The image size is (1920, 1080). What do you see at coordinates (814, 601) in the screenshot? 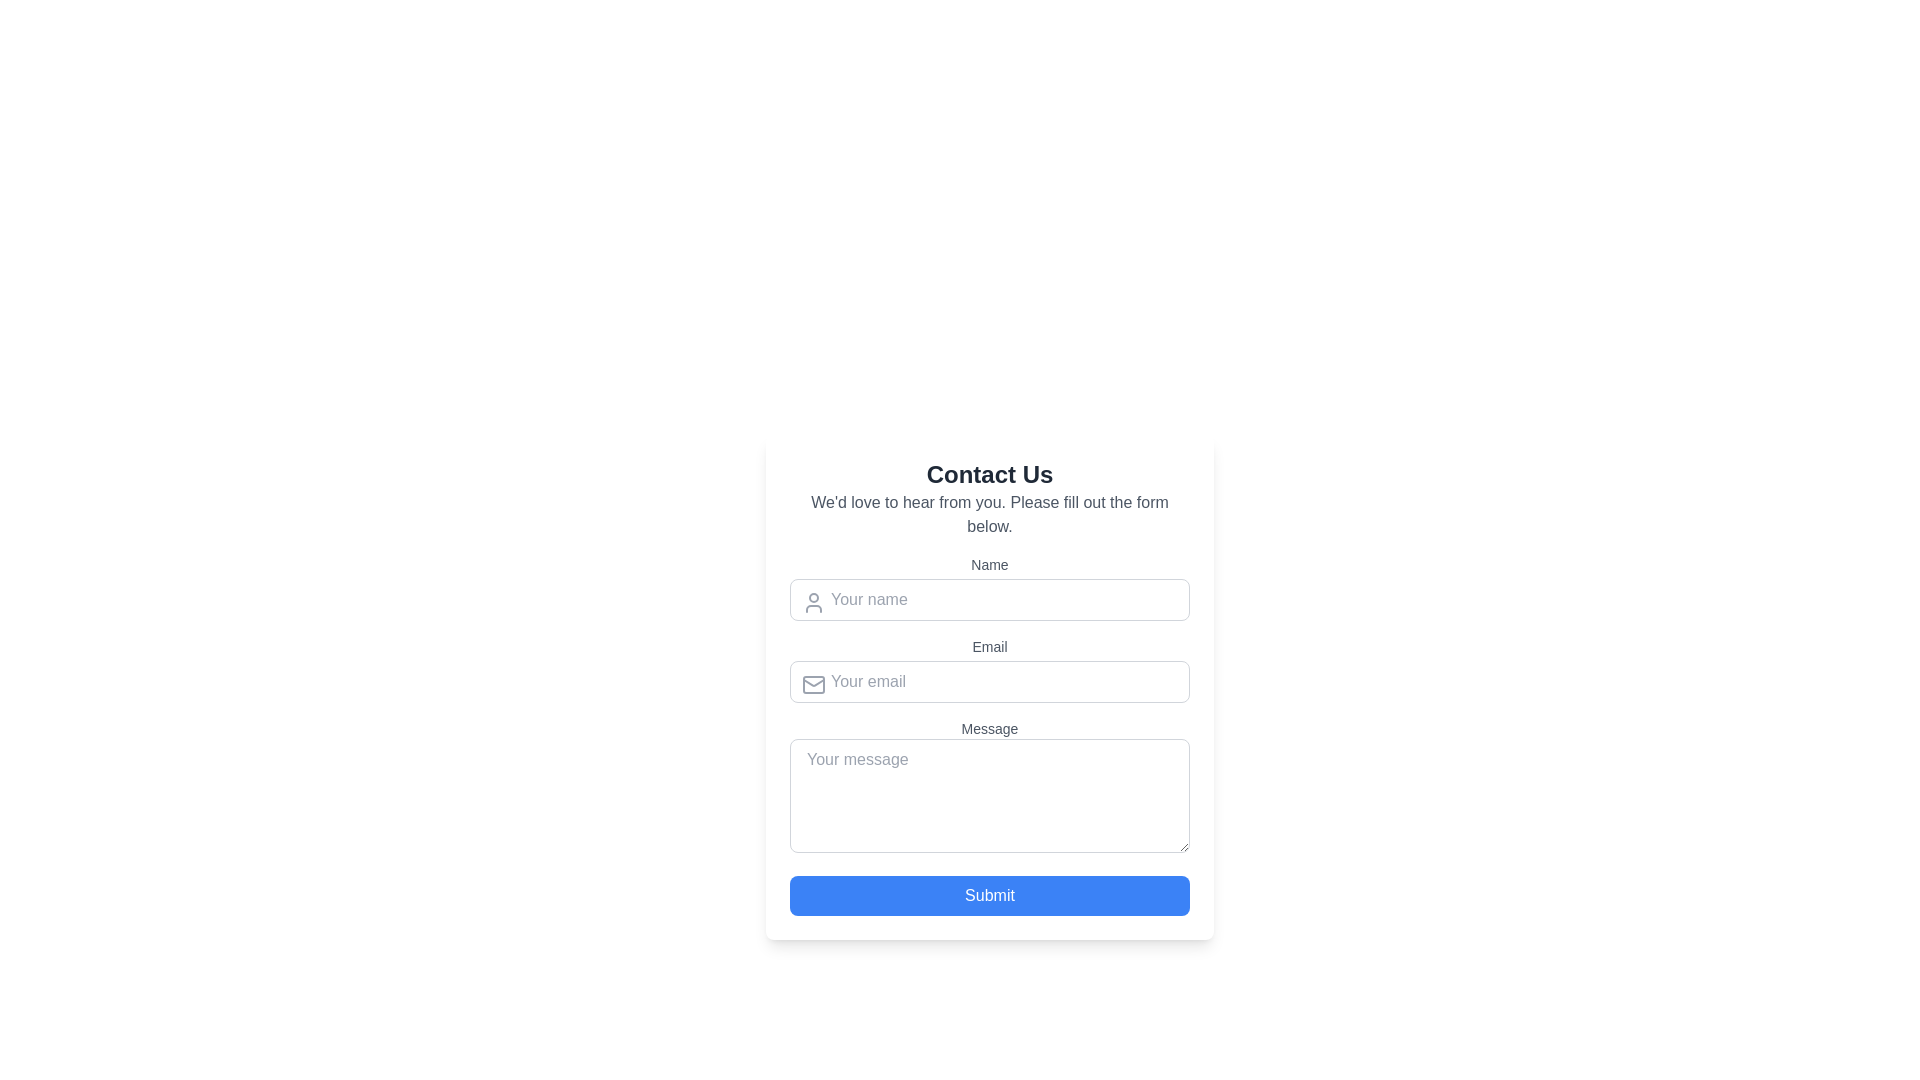
I see `the Decorative Icon located on the left side inside the 'Your name' input field, which serves as an indicator for name entry` at bounding box center [814, 601].